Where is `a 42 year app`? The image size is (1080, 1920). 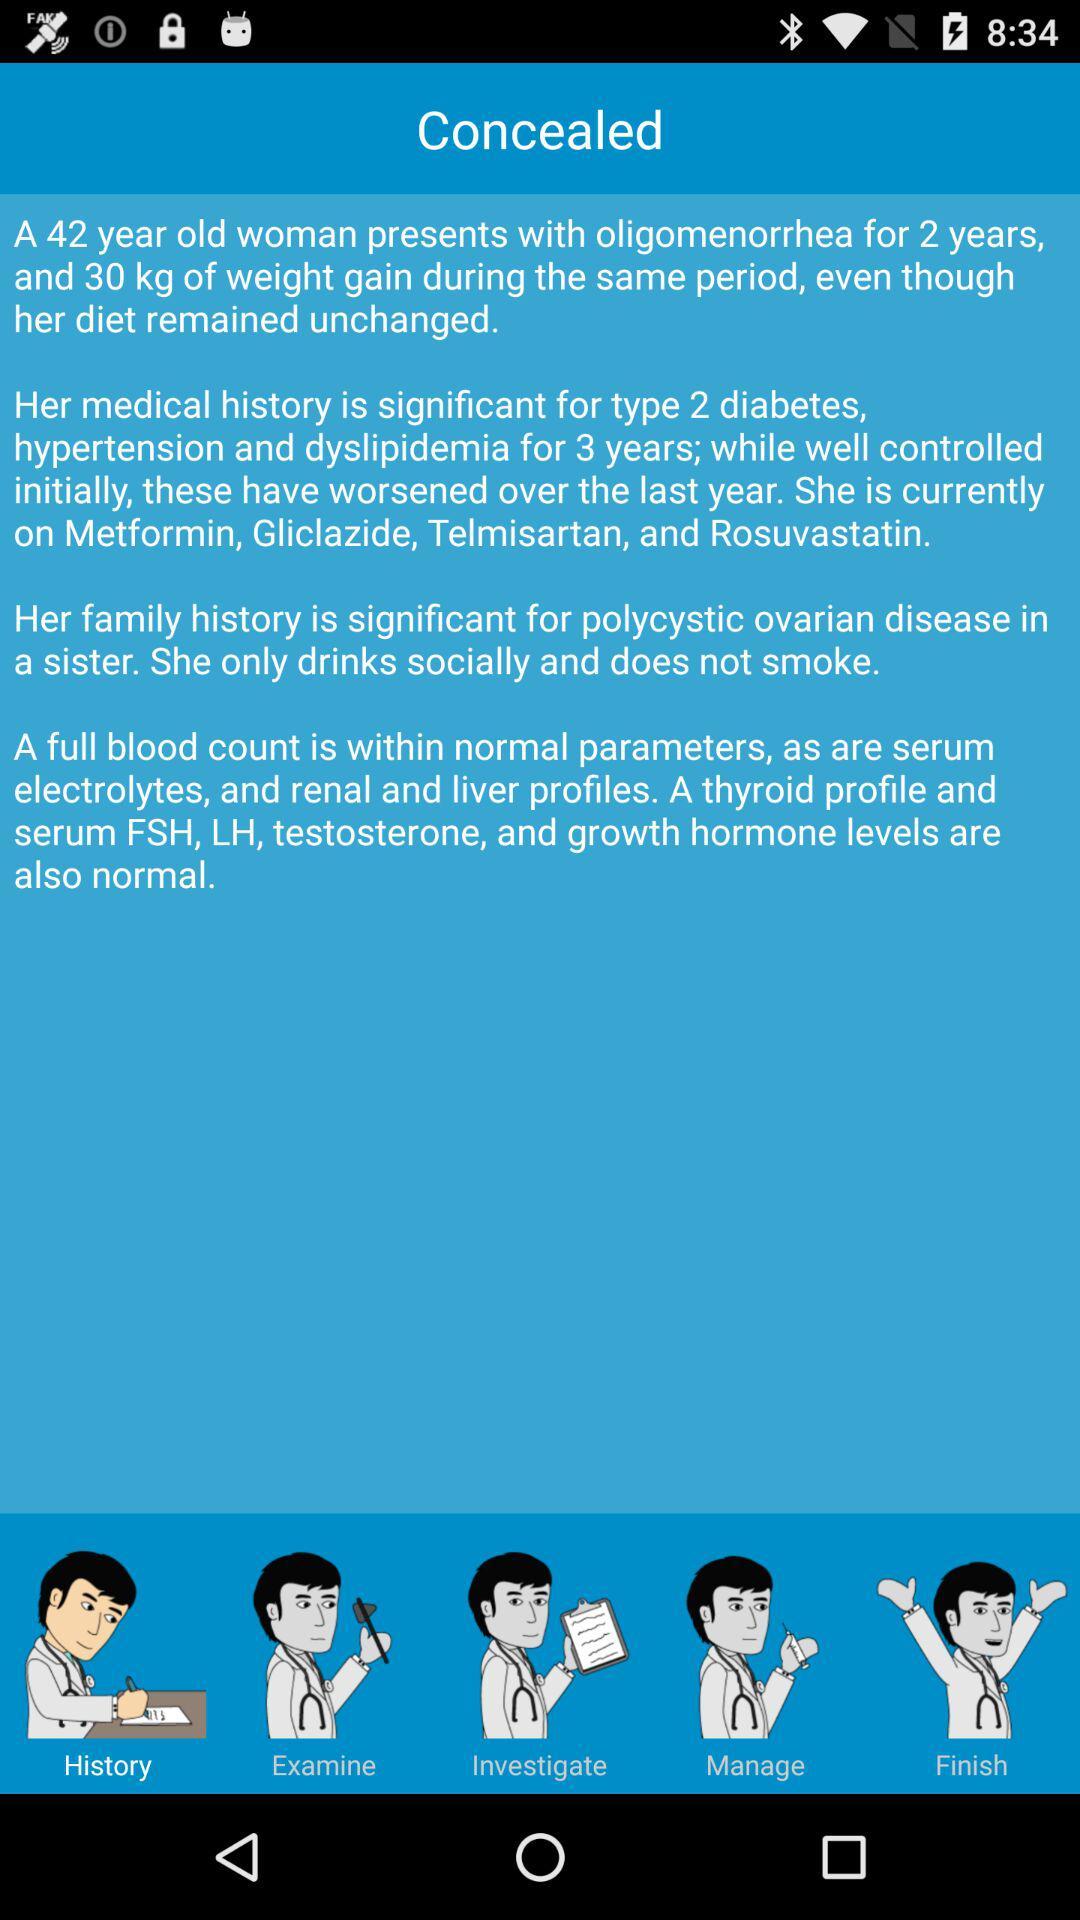 a 42 year app is located at coordinates (540, 853).